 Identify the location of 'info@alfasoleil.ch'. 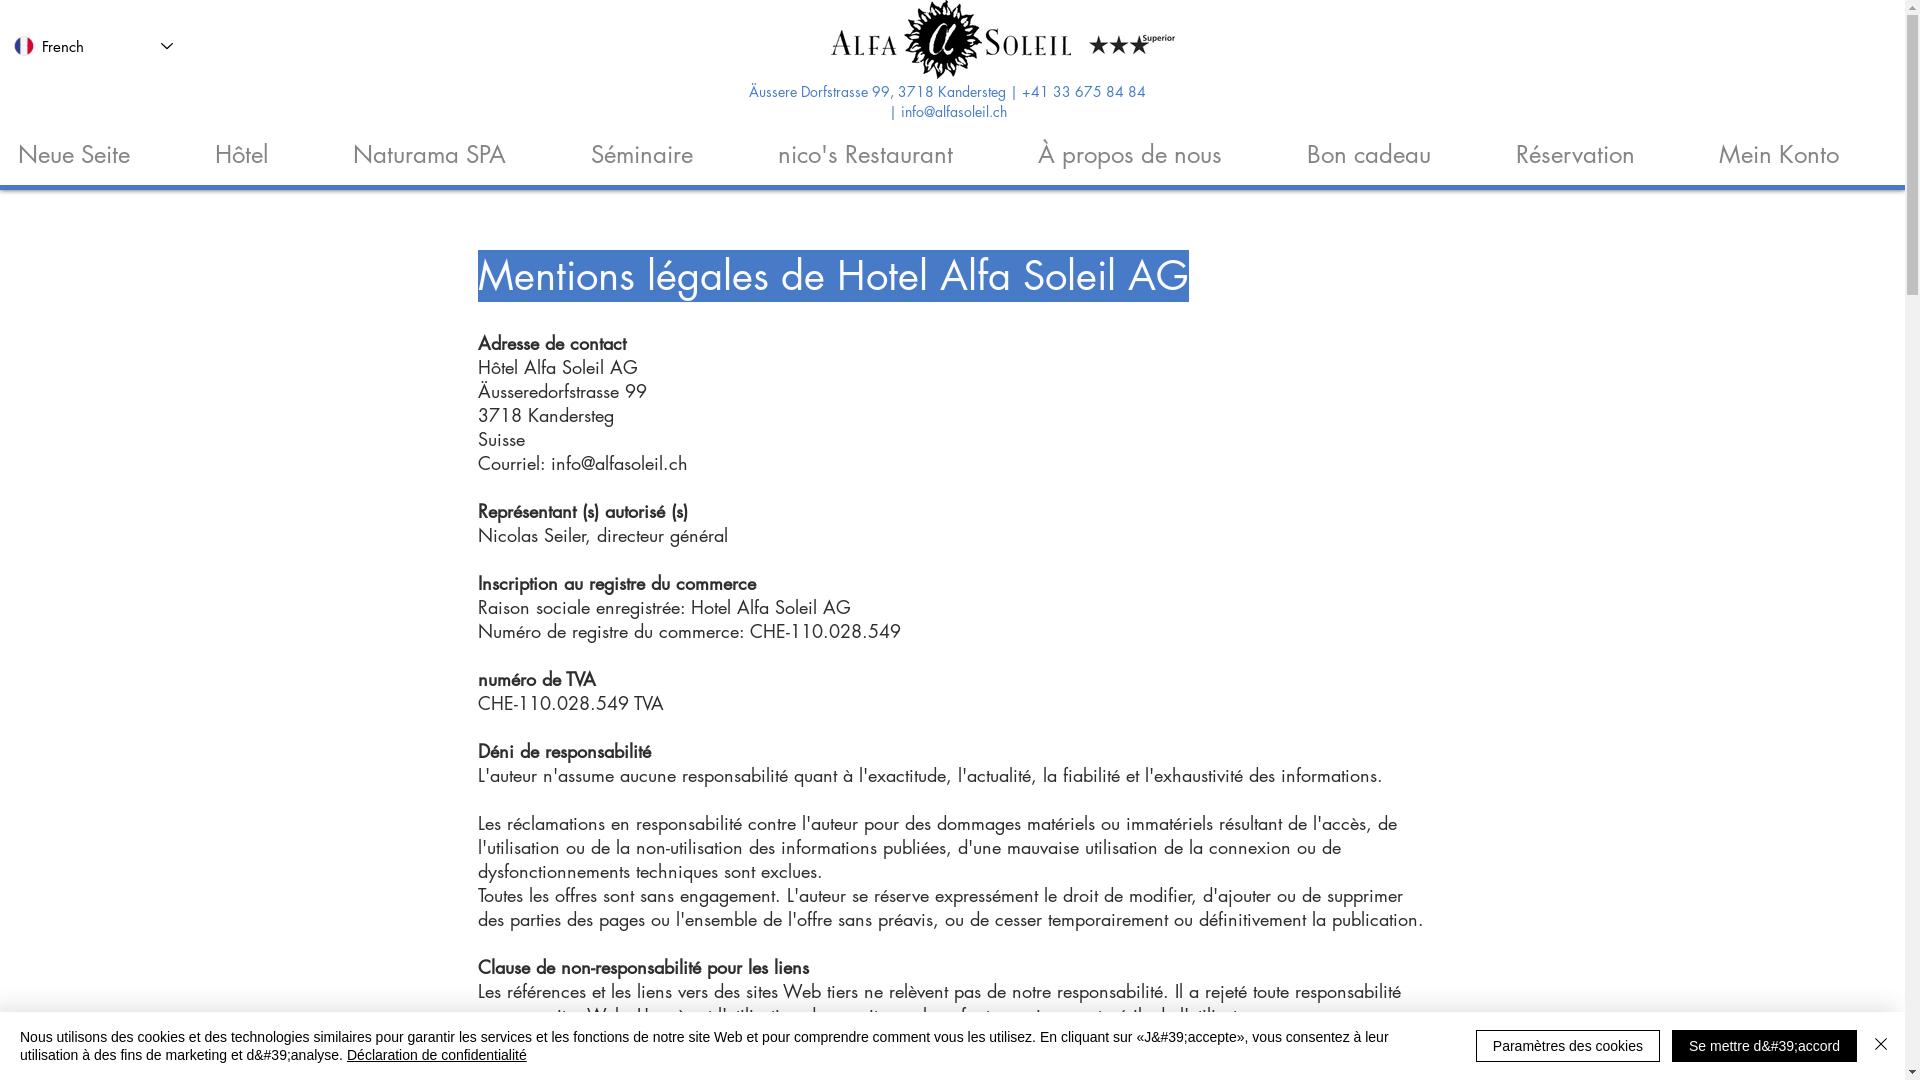
(550, 462).